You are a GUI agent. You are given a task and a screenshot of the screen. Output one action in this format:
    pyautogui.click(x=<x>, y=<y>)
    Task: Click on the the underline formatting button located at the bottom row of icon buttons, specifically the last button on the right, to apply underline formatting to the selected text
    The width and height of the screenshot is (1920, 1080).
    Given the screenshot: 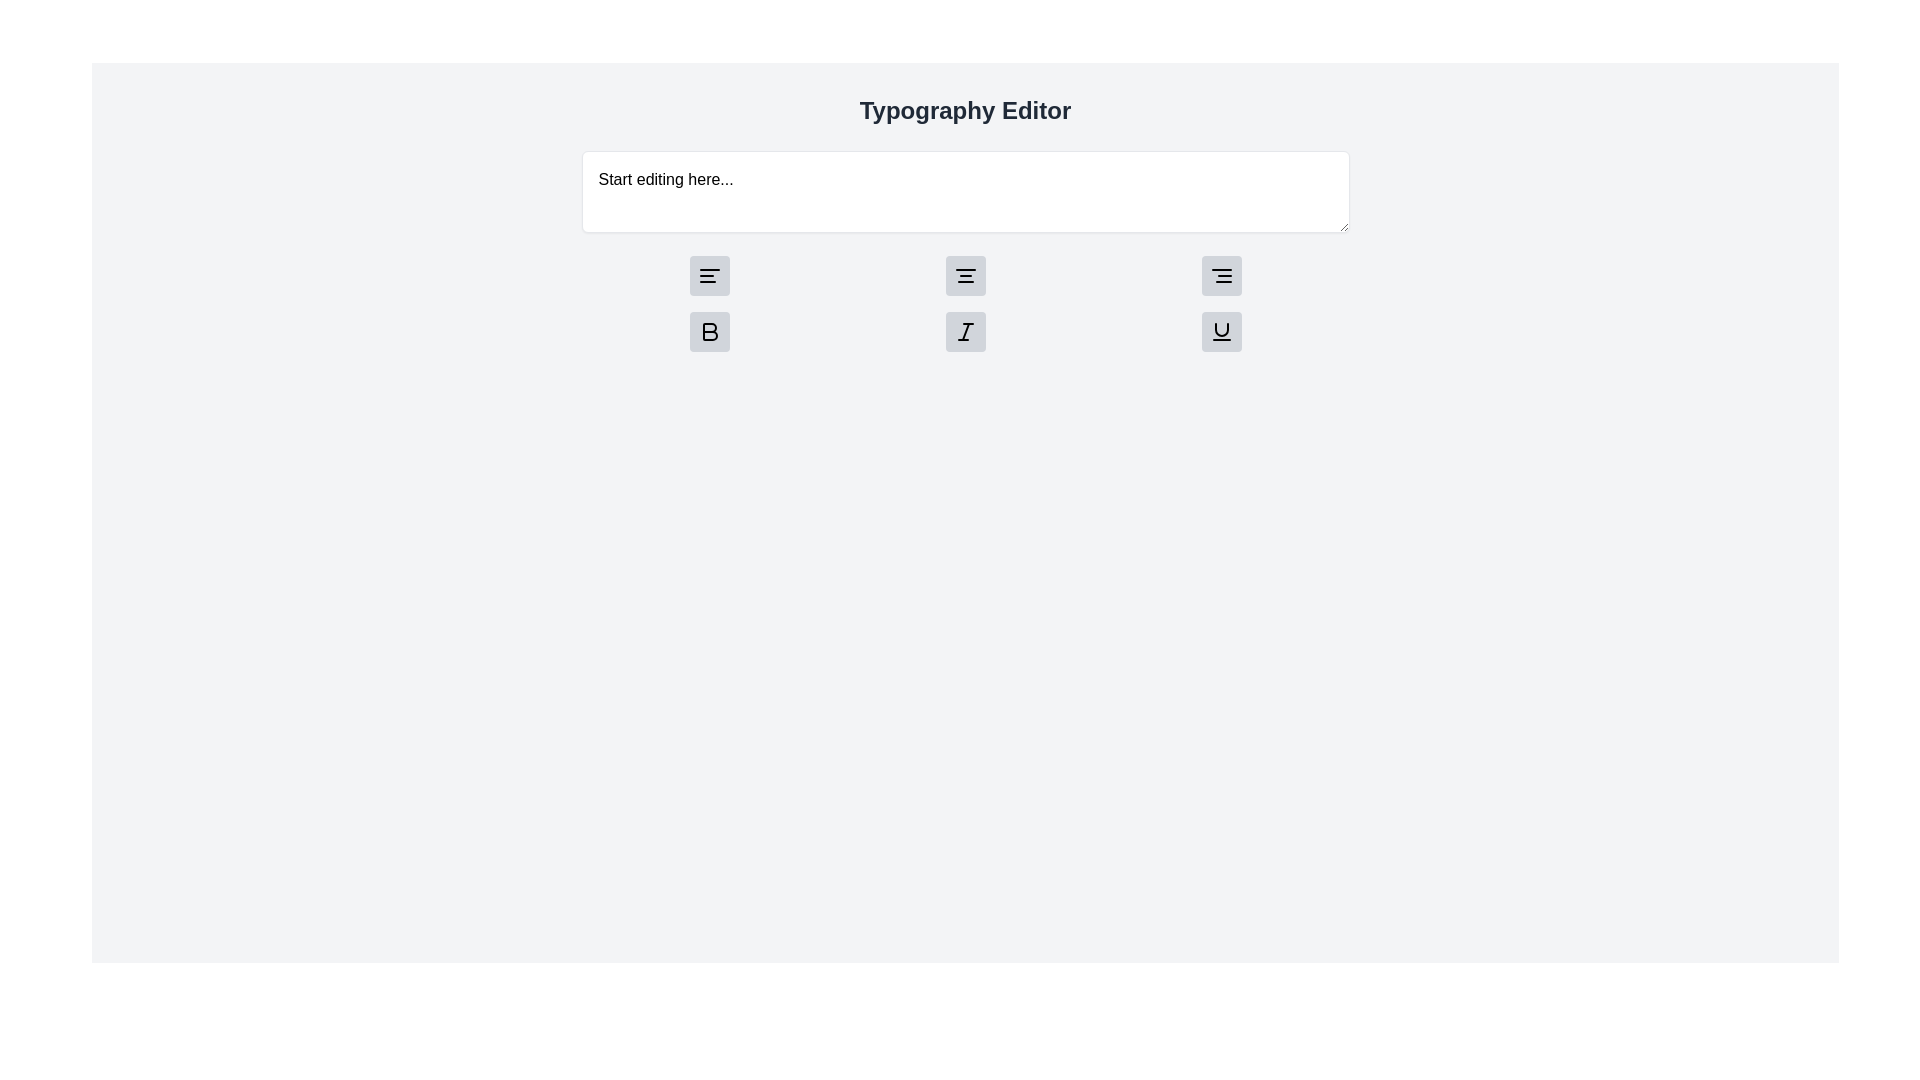 What is the action you would take?
    pyautogui.click(x=1220, y=330)
    